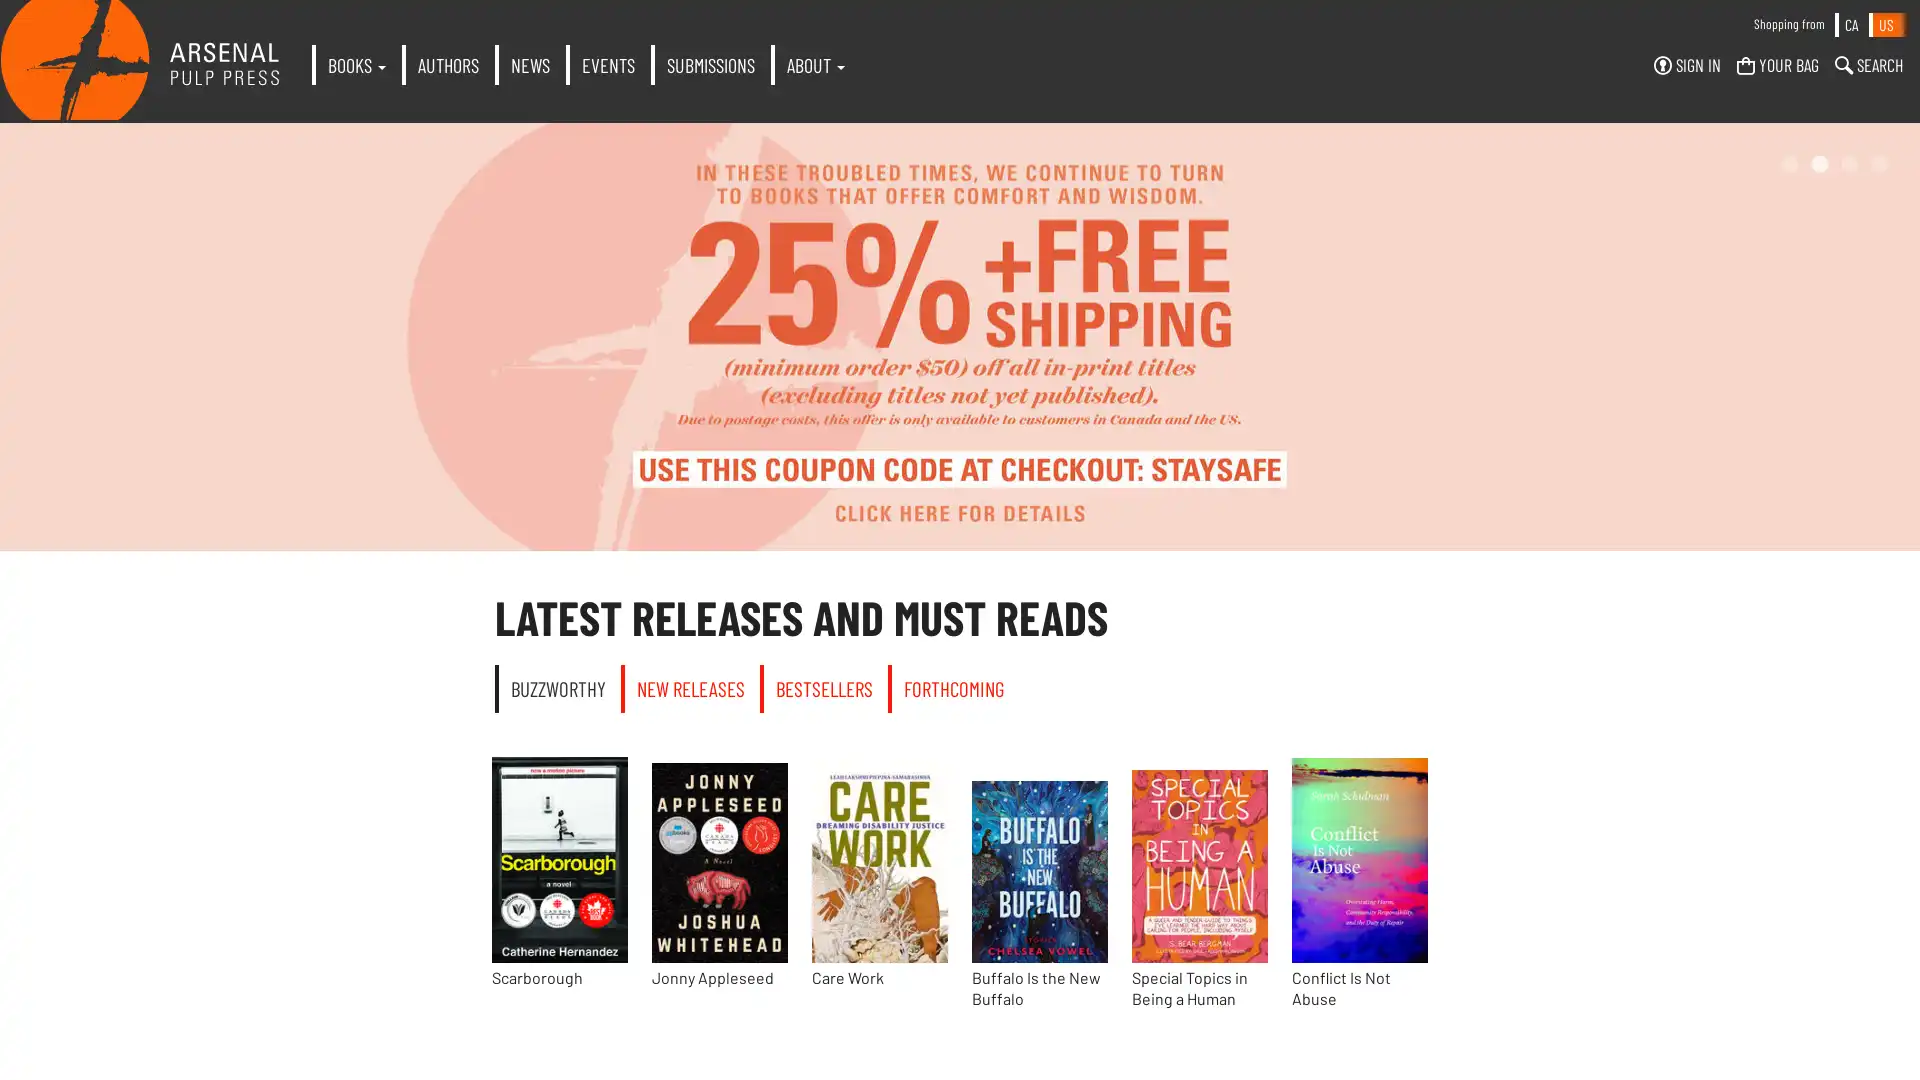 The image size is (1920, 1080). I want to click on 2, so click(1819, 164).